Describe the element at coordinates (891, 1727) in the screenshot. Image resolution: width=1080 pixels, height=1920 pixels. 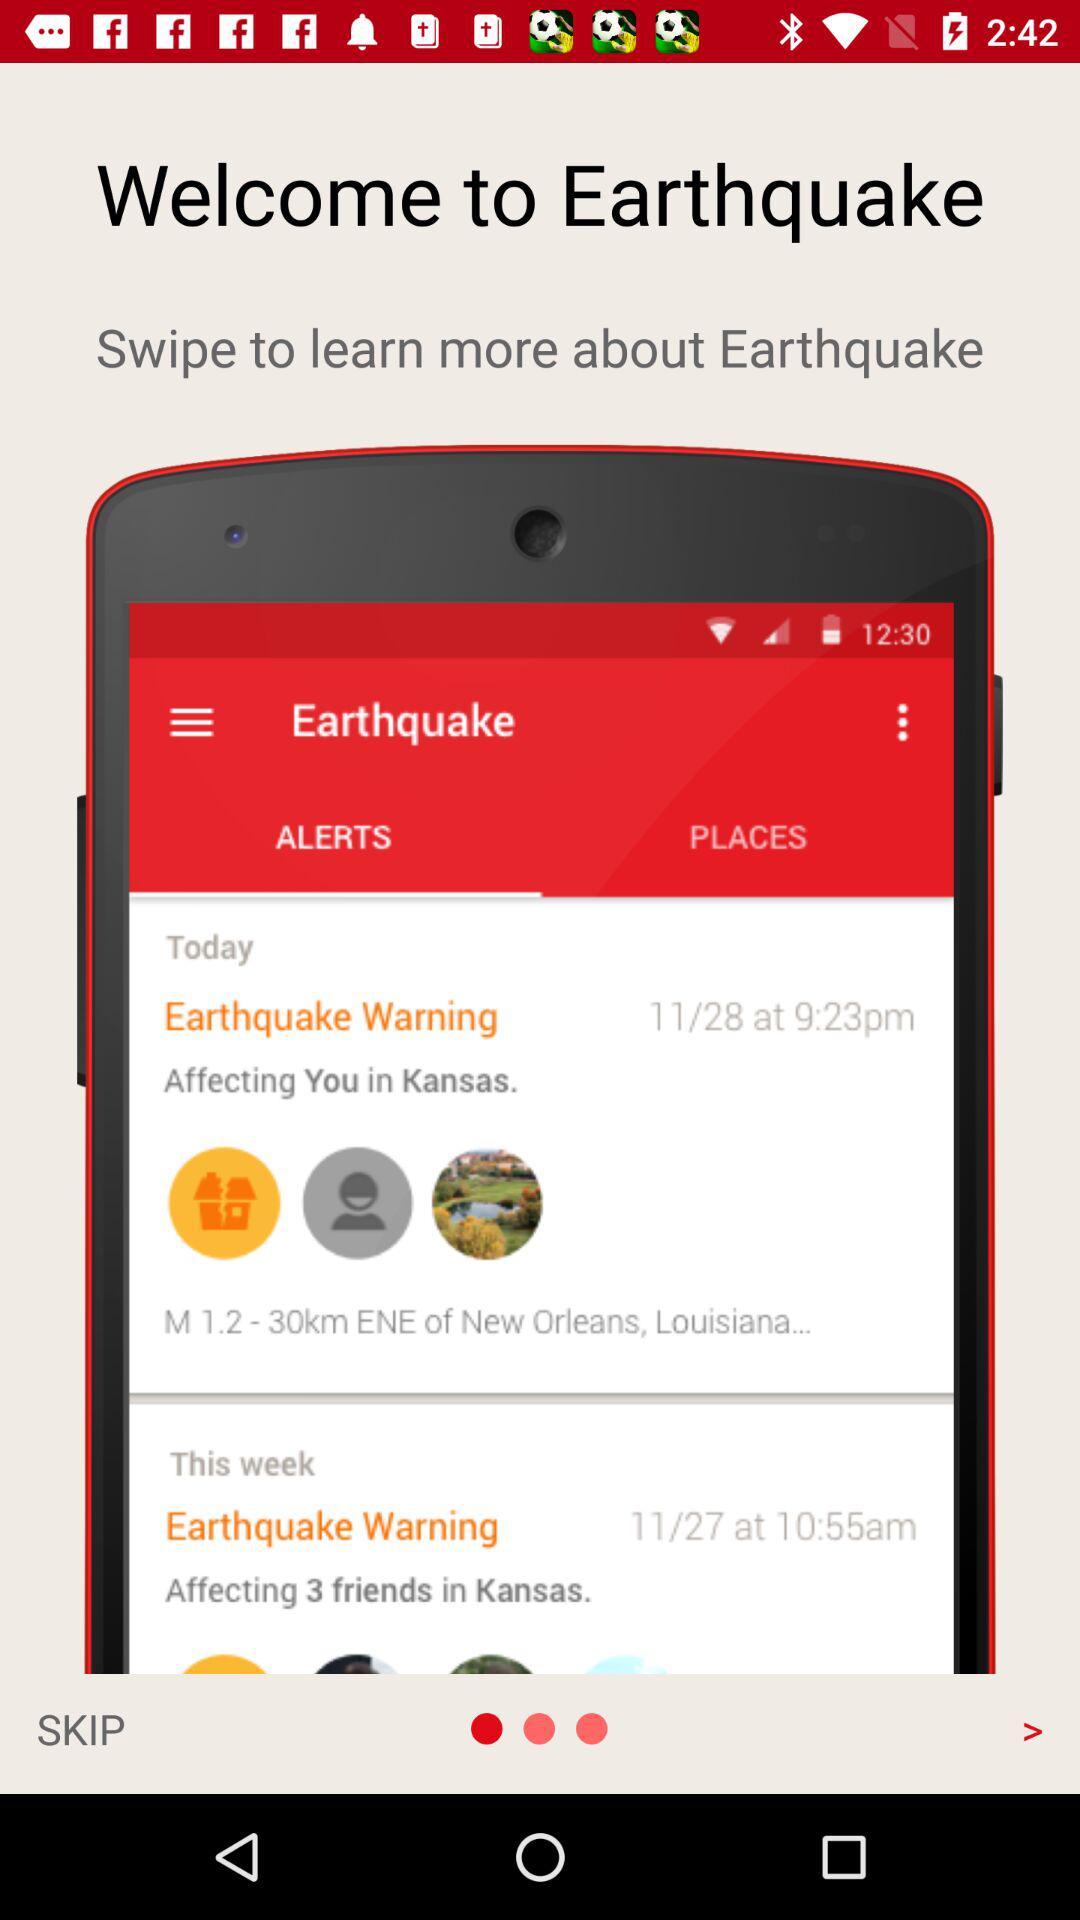
I see `the app at the bottom right corner` at that location.